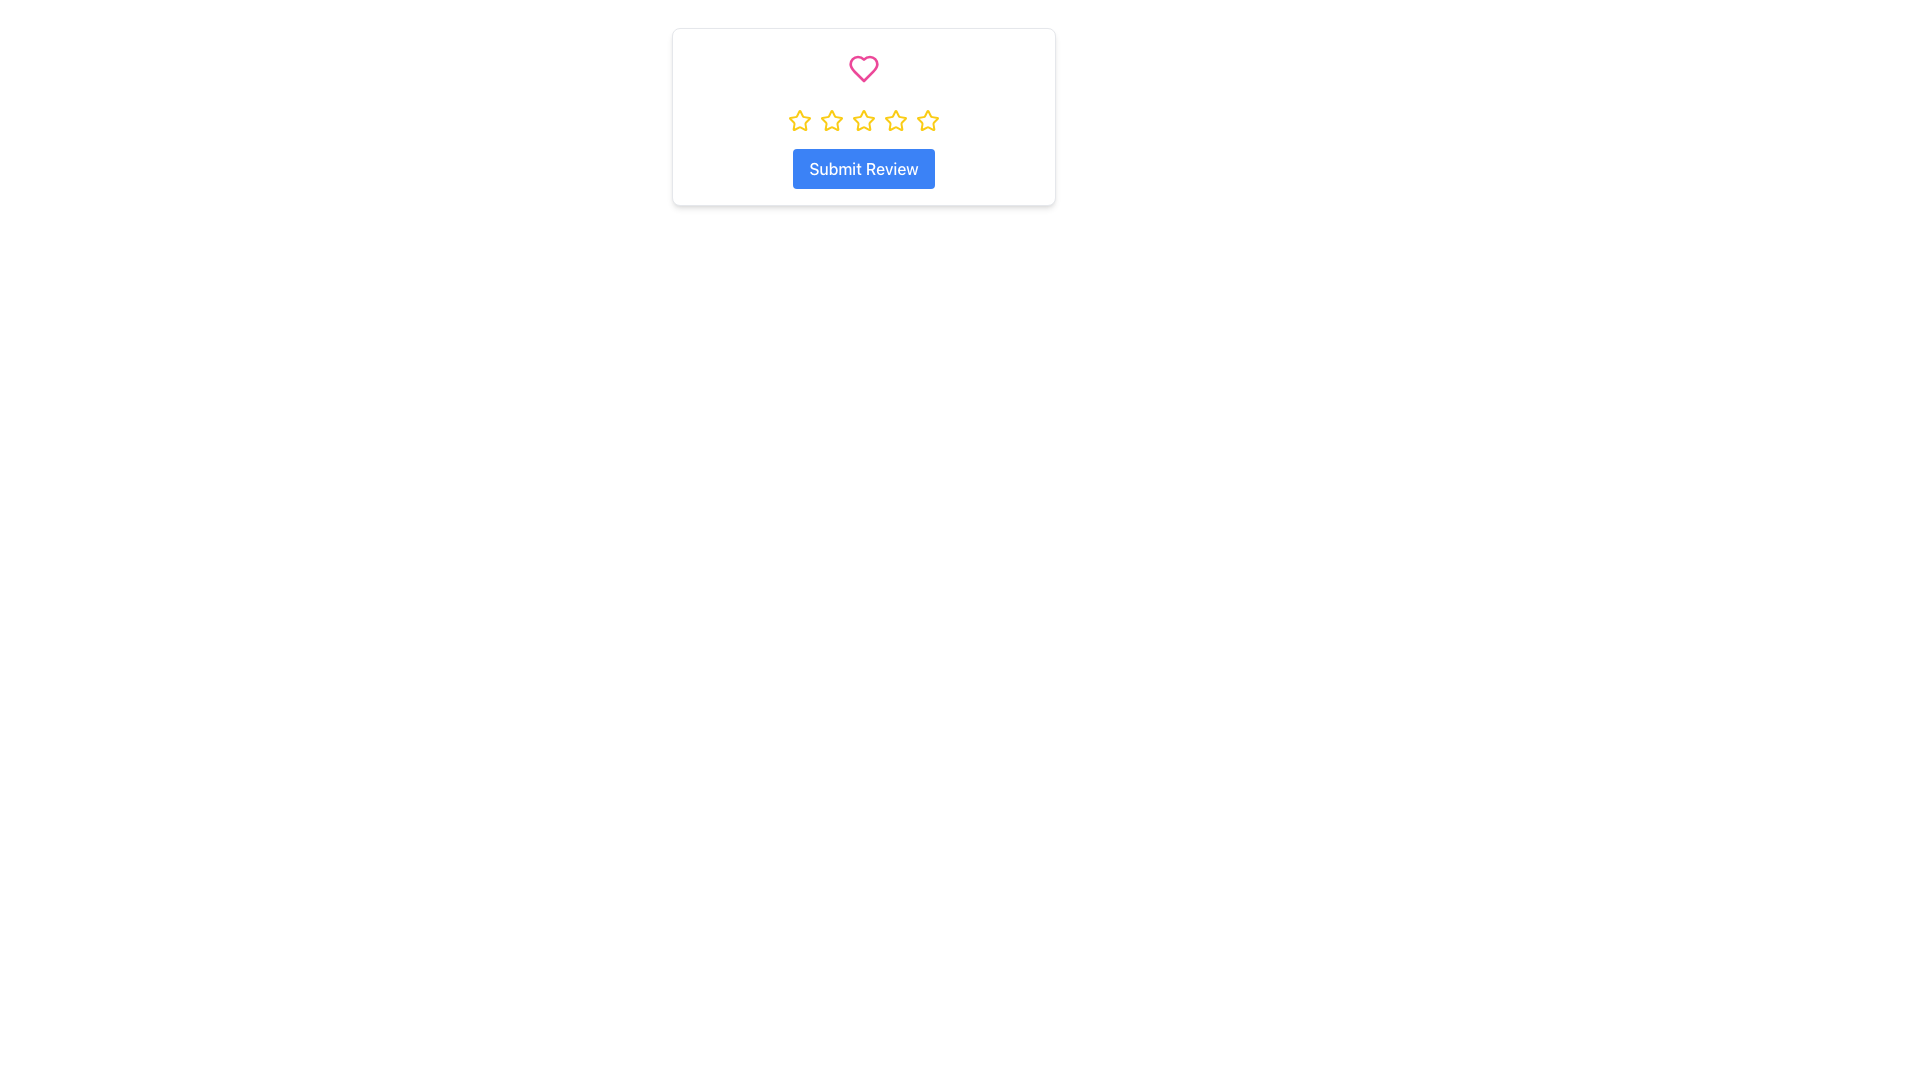 This screenshot has height=1080, width=1920. What do you see at coordinates (895, 120) in the screenshot?
I see `the third yellow star-shaped rating icon in a series of five` at bounding box center [895, 120].